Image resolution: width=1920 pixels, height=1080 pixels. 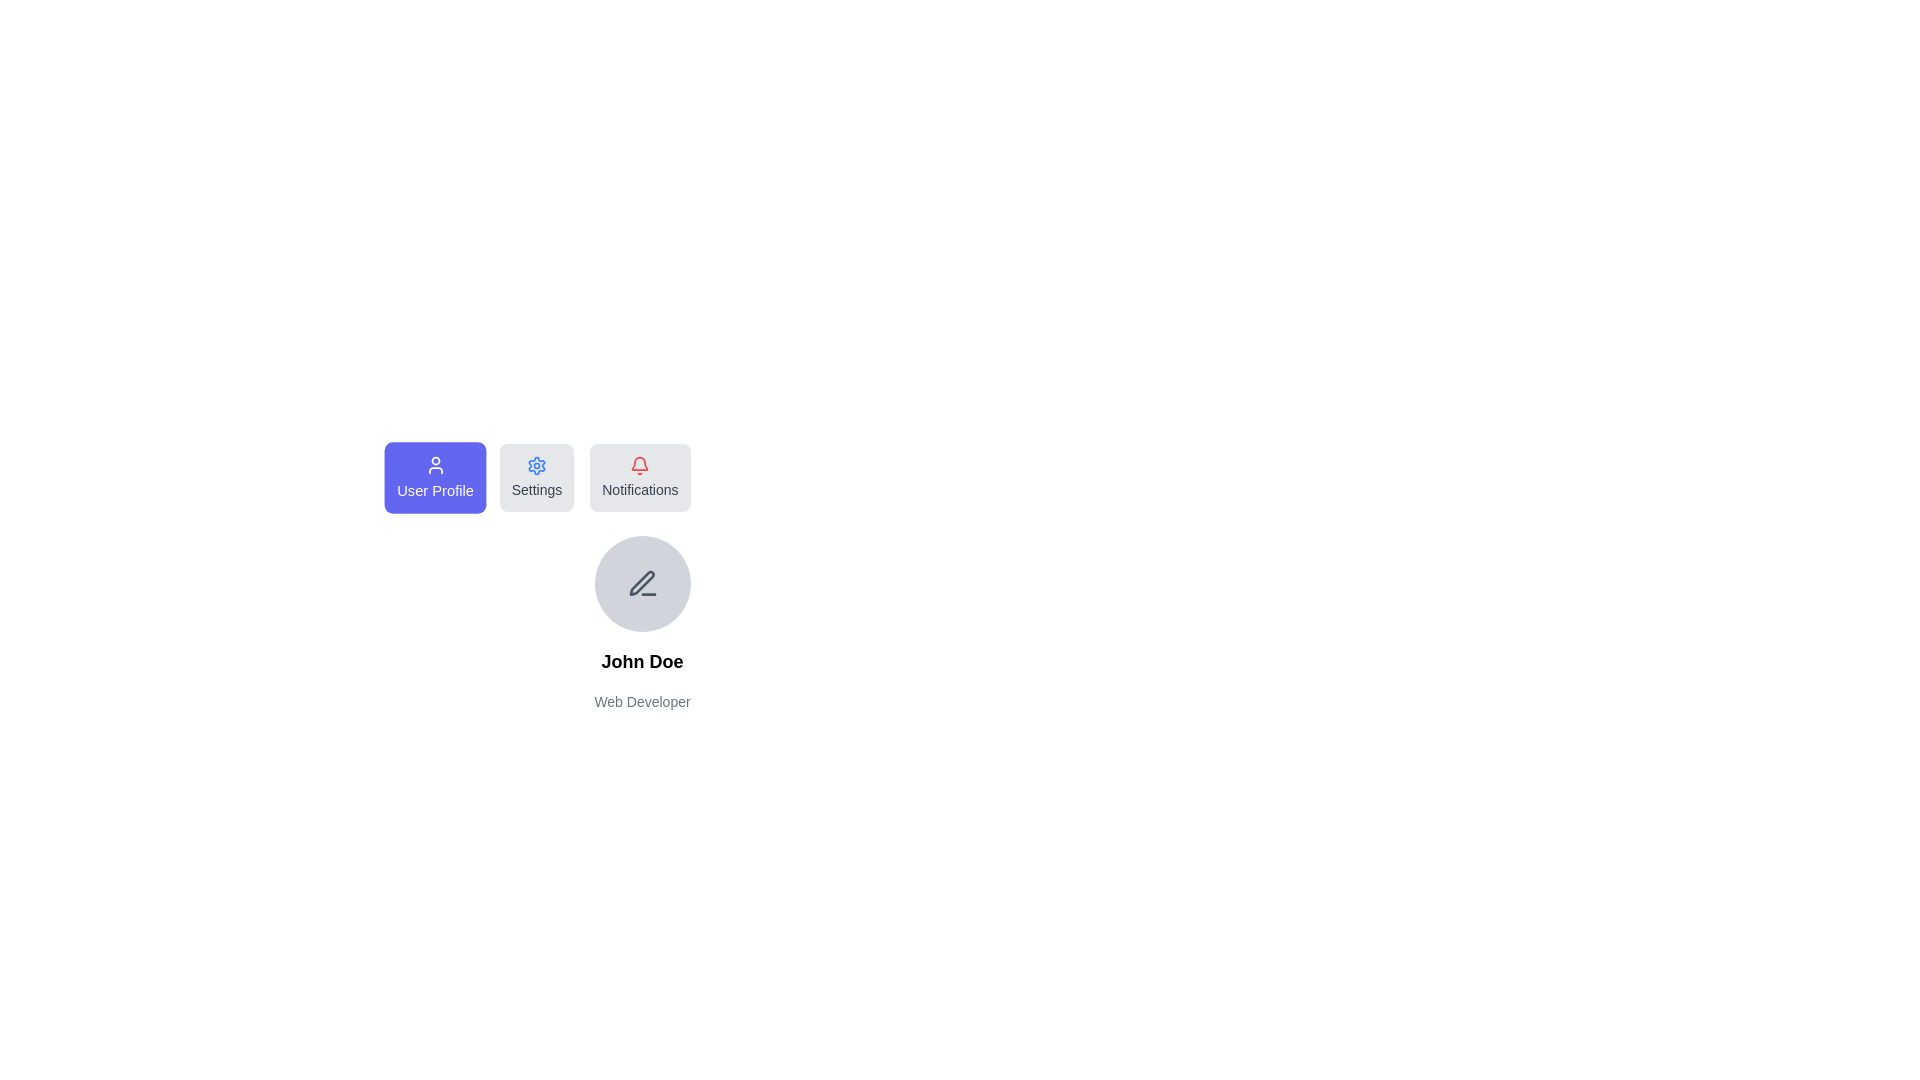 What do you see at coordinates (434, 478) in the screenshot?
I see `the leftmost button in the horizontal group of three buttons` at bounding box center [434, 478].